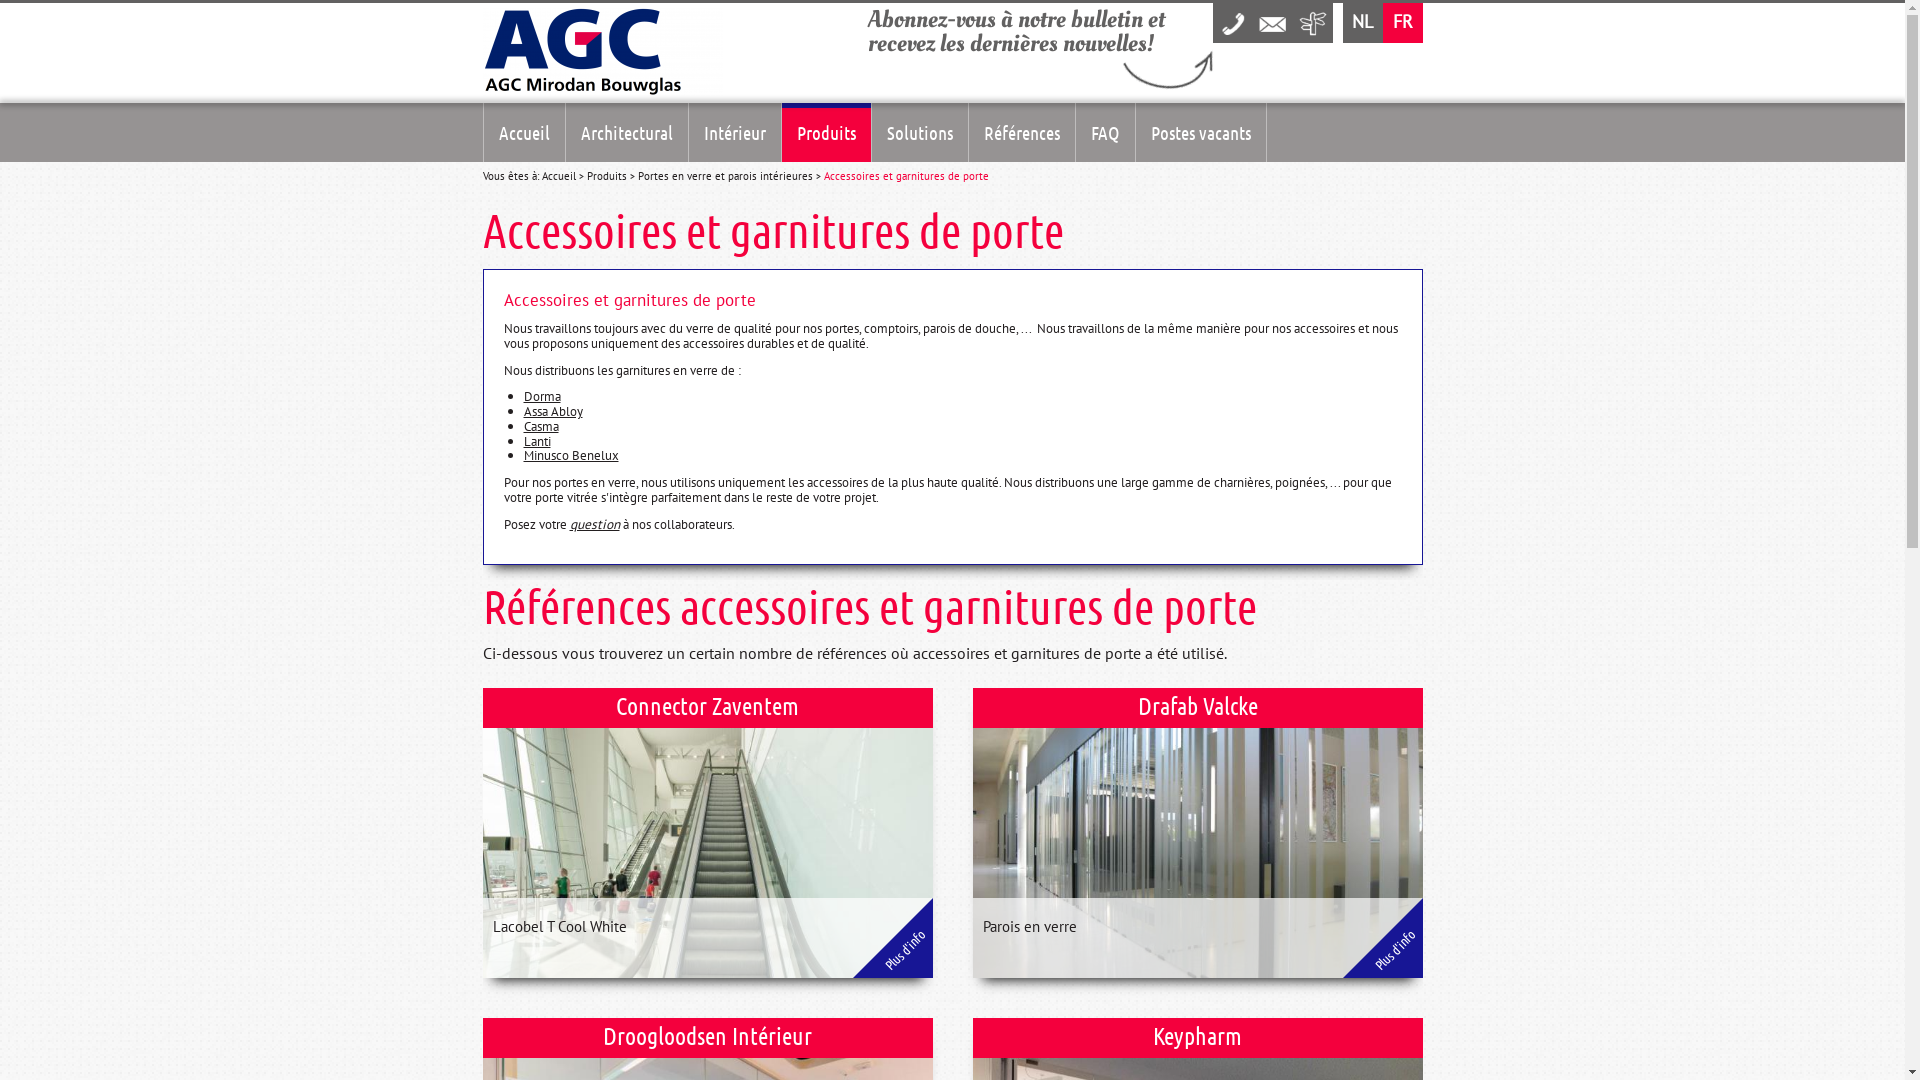 The height and width of the screenshot is (1080, 1920). I want to click on 'Dorma', so click(523, 396).